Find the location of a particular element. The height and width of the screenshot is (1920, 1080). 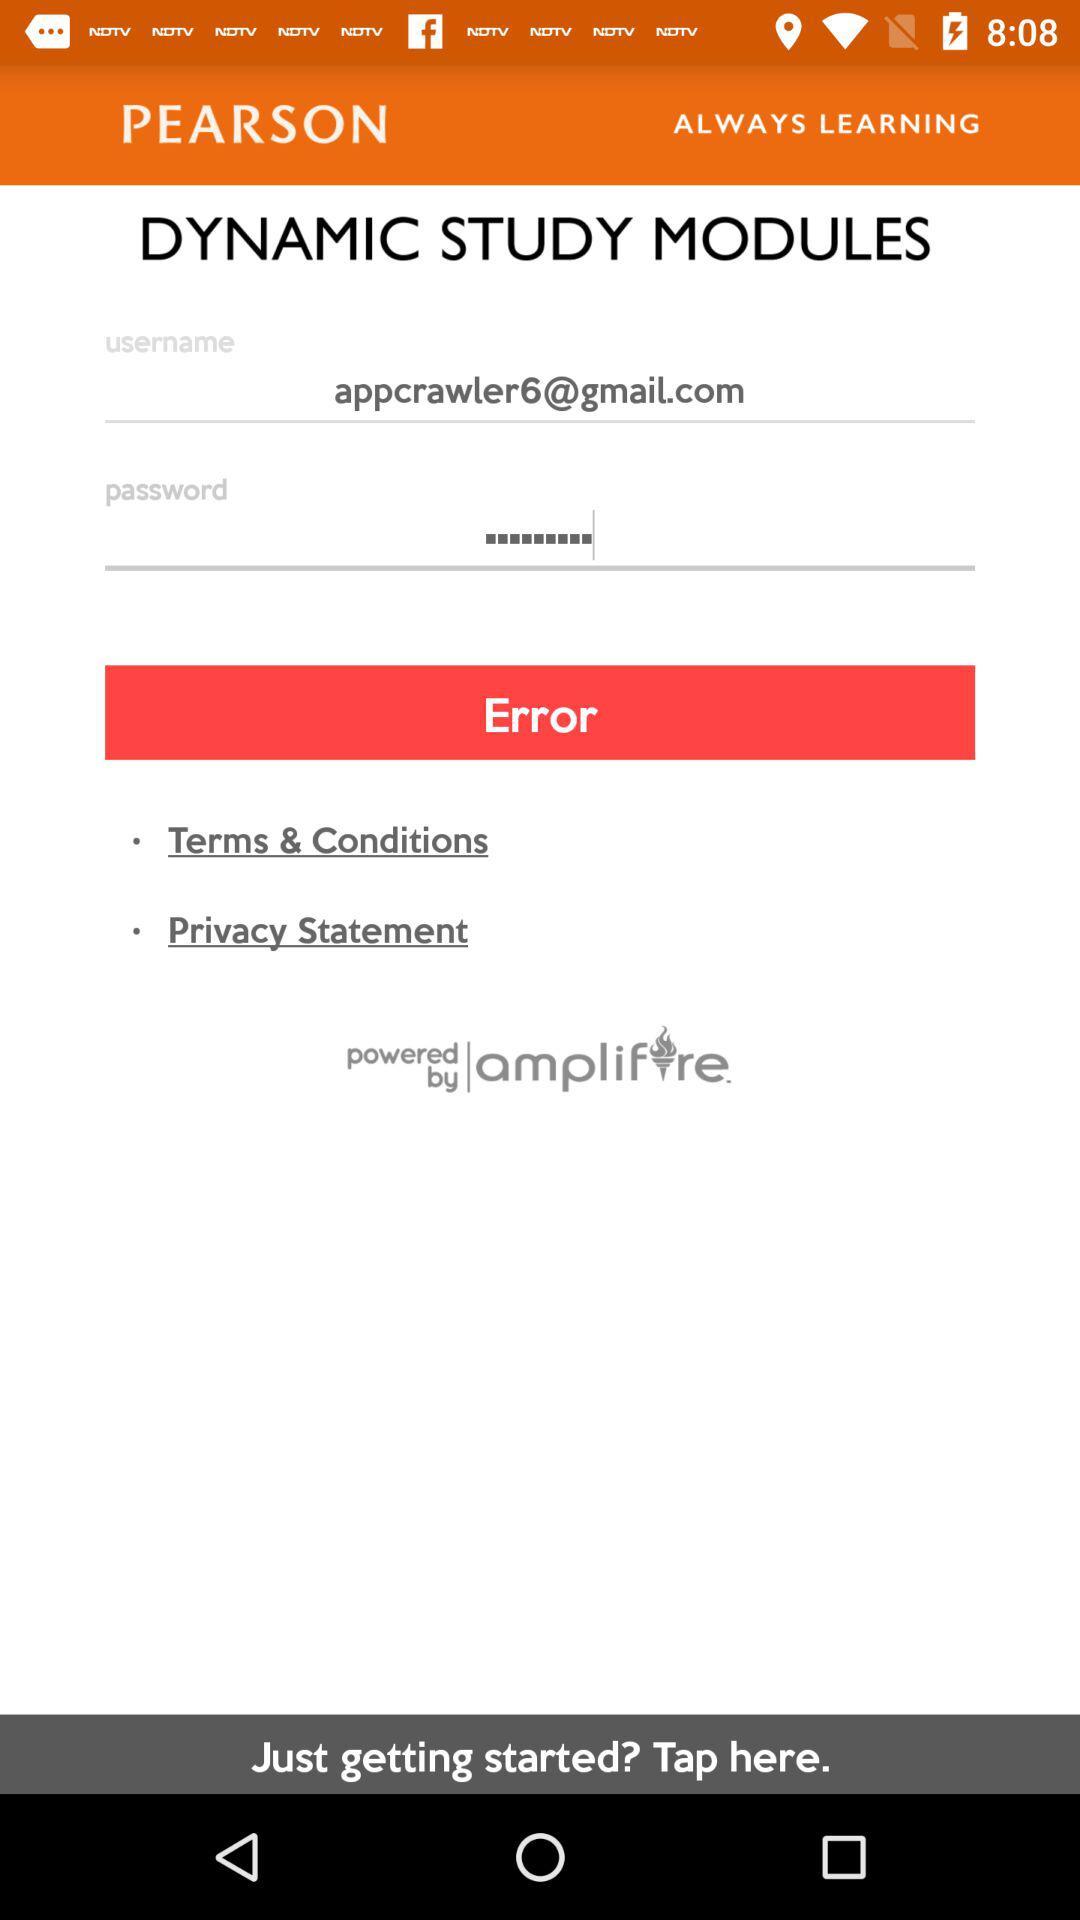

the error item is located at coordinates (540, 712).